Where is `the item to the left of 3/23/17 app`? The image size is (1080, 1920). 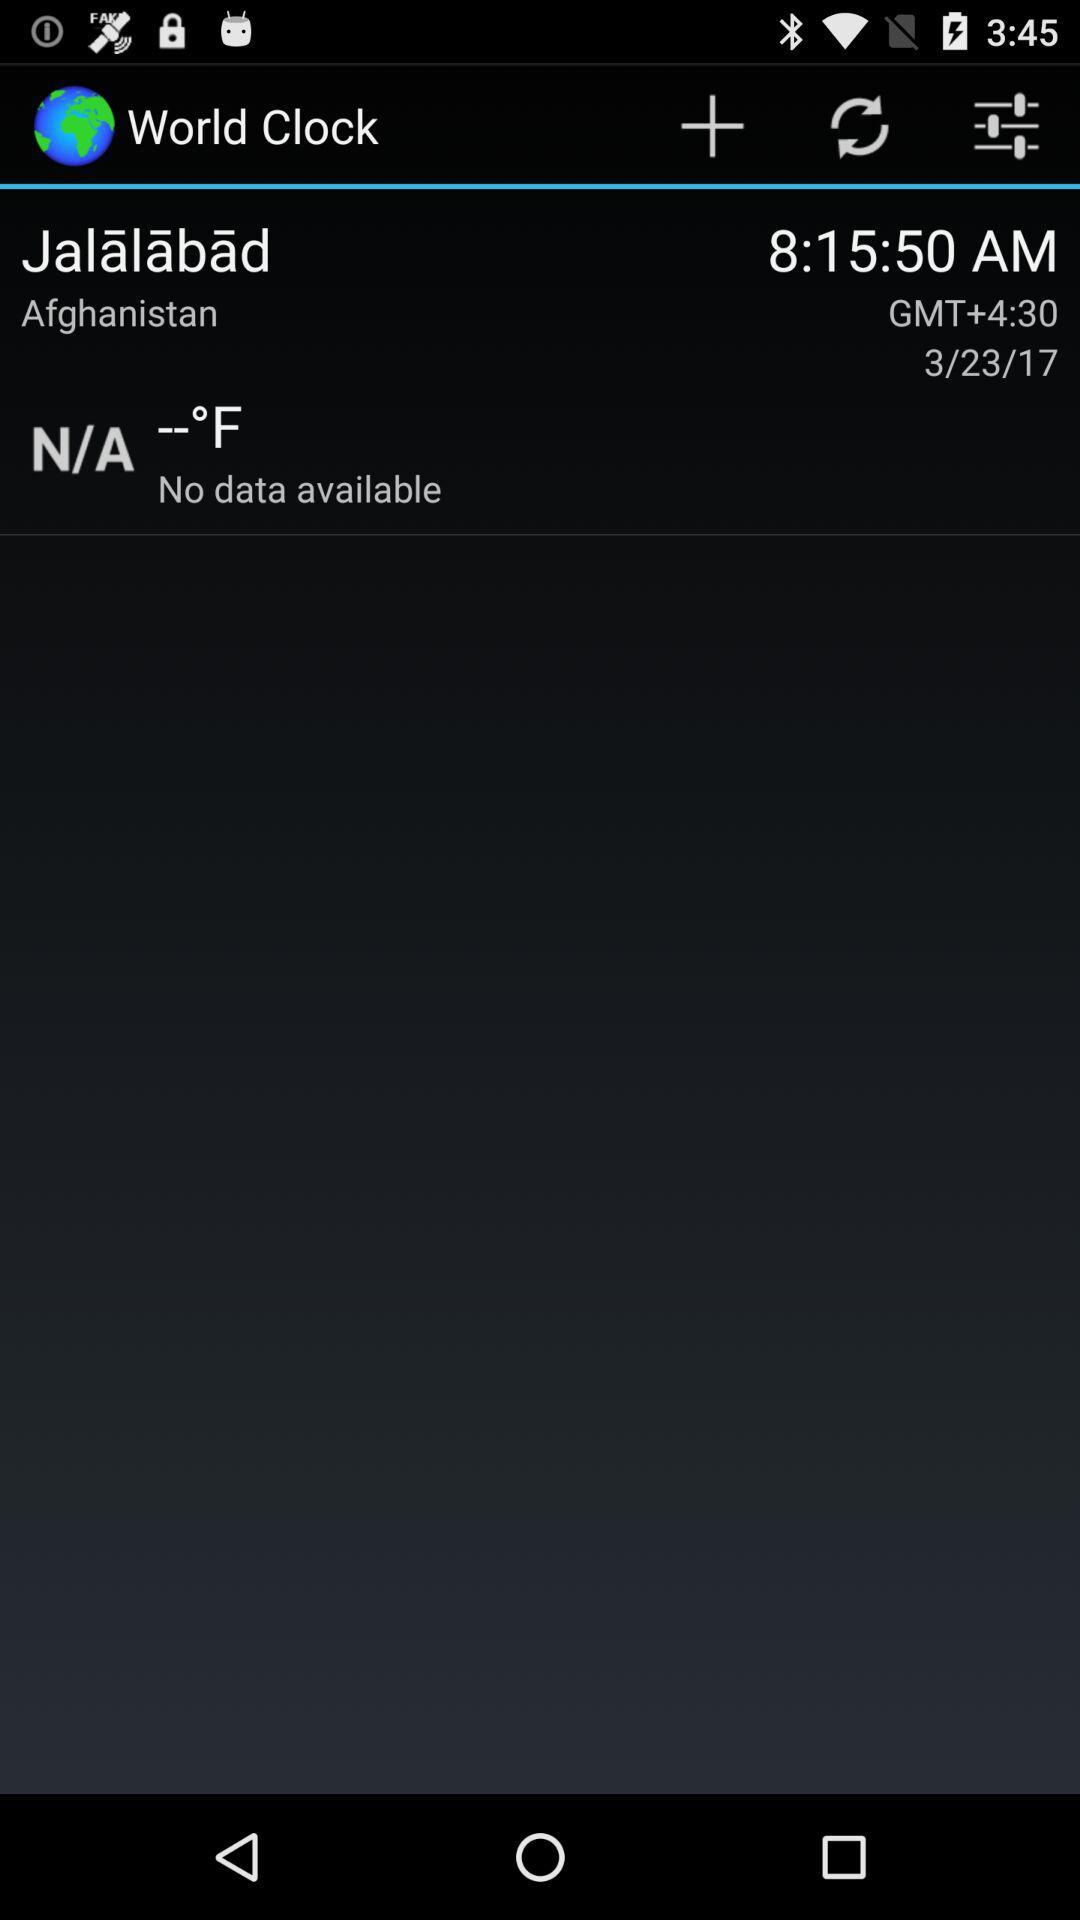 the item to the left of 3/23/17 app is located at coordinates (200, 423).